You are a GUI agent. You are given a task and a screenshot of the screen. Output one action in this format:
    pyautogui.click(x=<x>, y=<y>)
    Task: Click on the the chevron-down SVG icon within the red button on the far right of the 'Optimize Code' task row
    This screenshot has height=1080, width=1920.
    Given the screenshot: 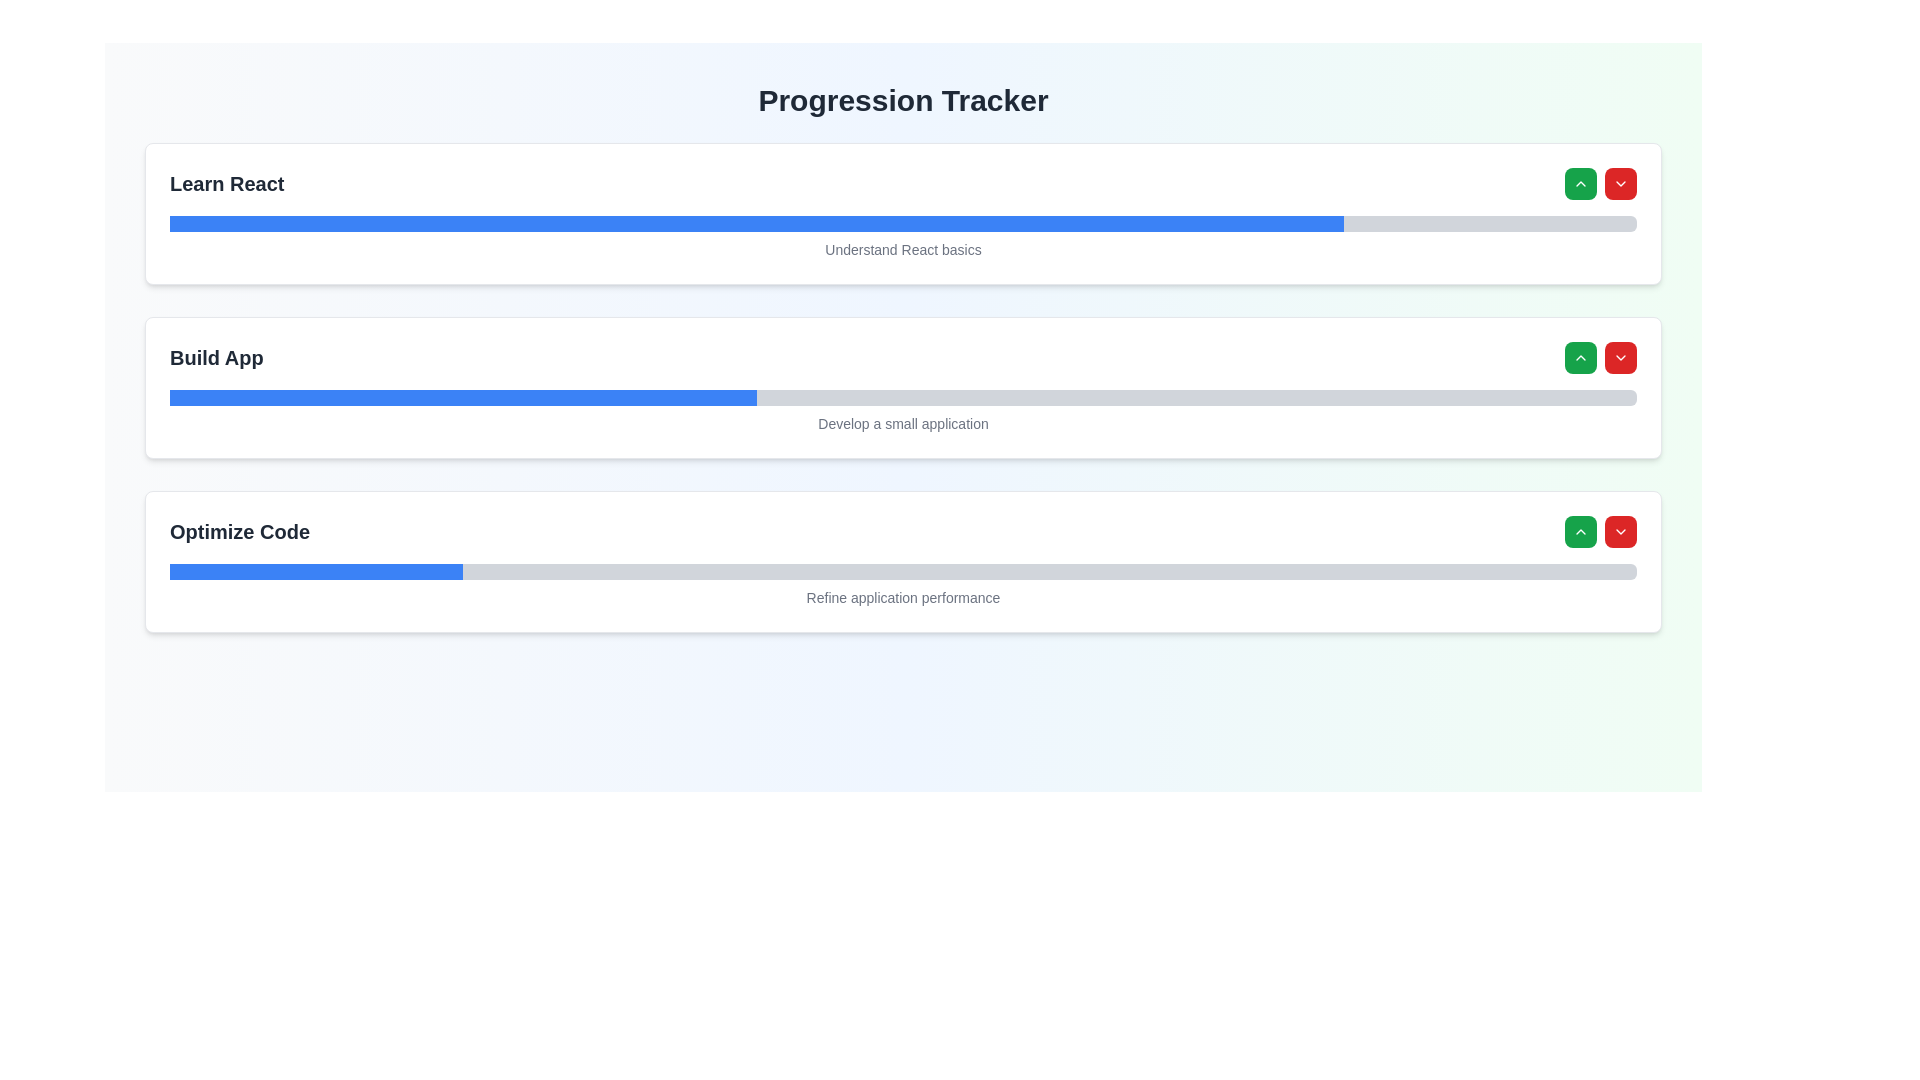 What is the action you would take?
    pyautogui.click(x=1621, y=531)
    